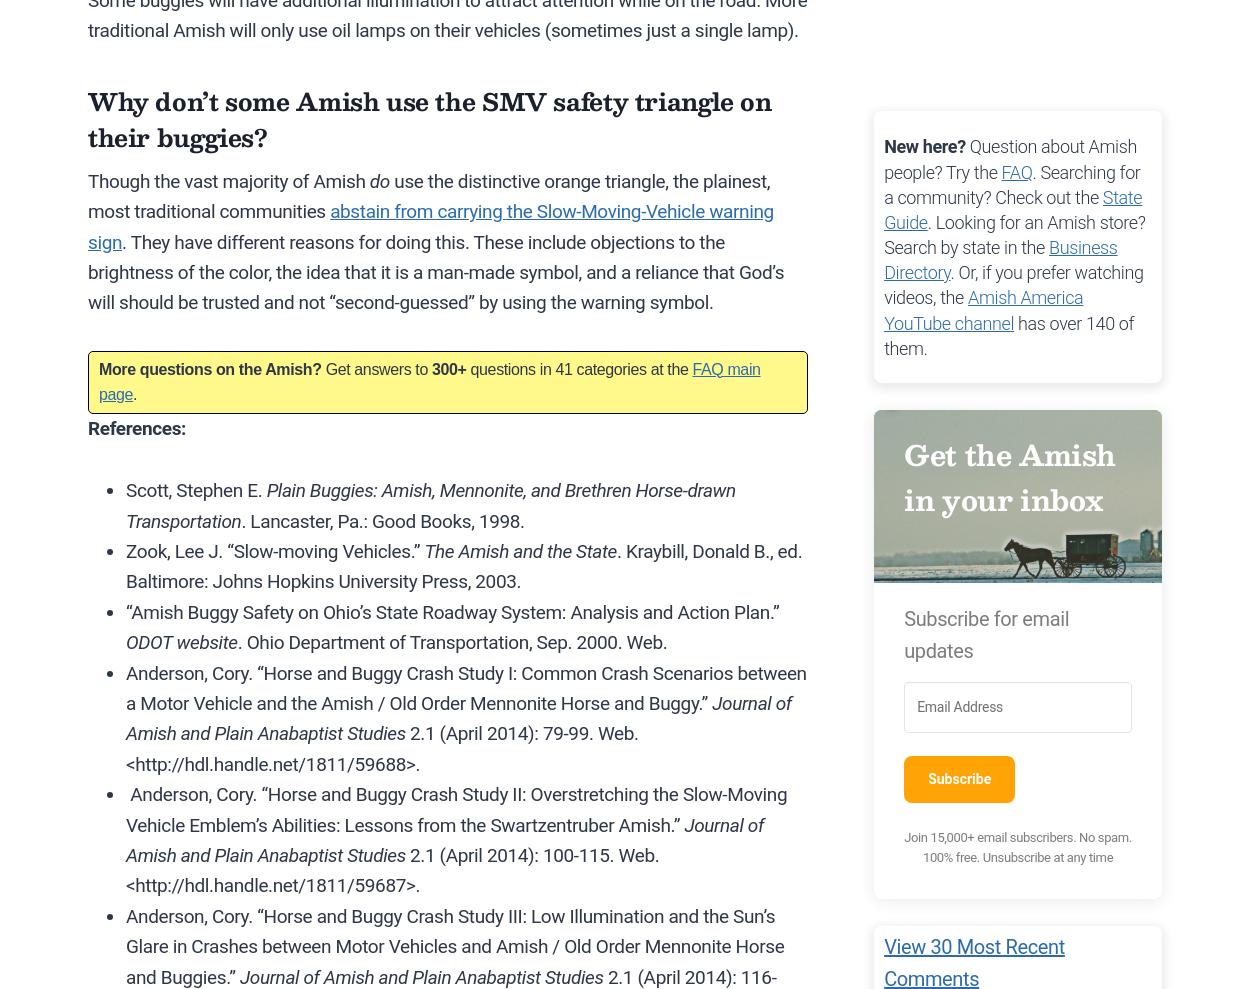  I want to click on 'questions in 41 categories at the', so click(578, 367).